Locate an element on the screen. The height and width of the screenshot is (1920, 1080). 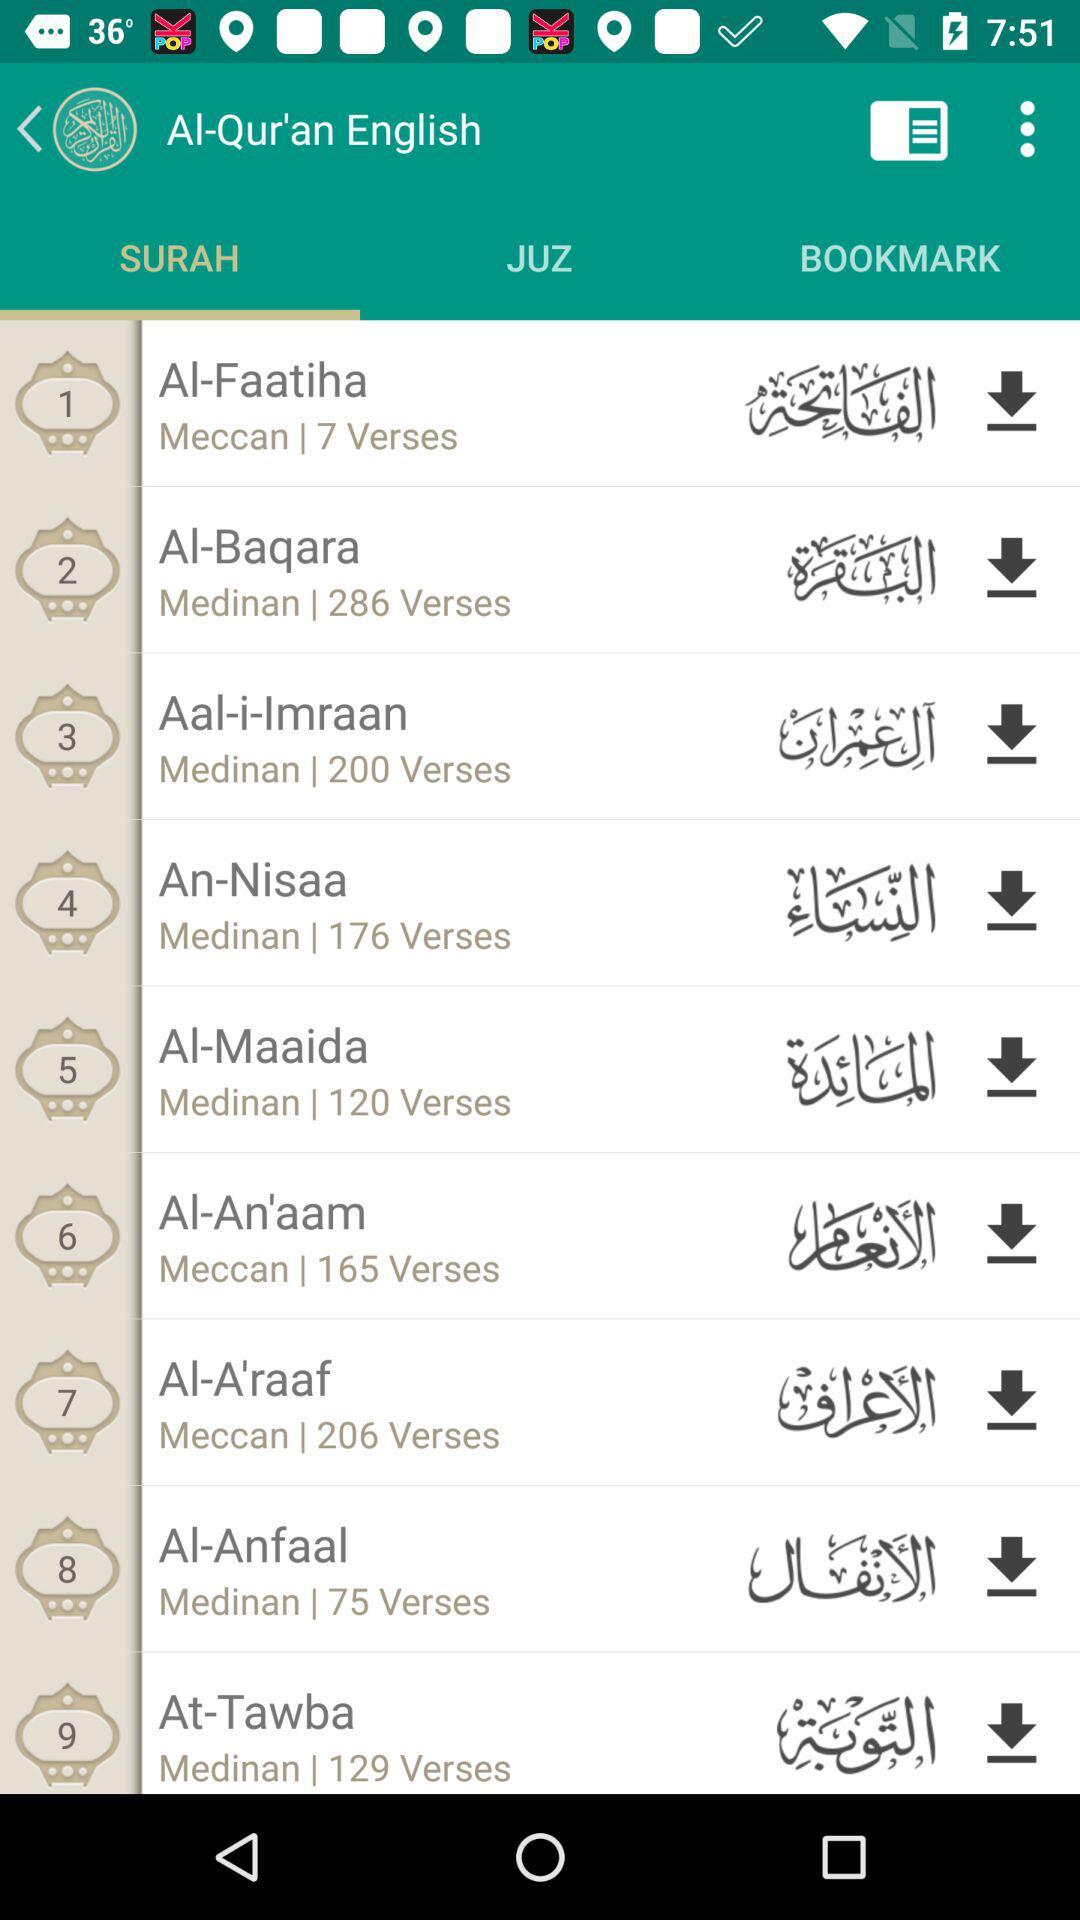
download item is located at coordinates (1011, 1067).